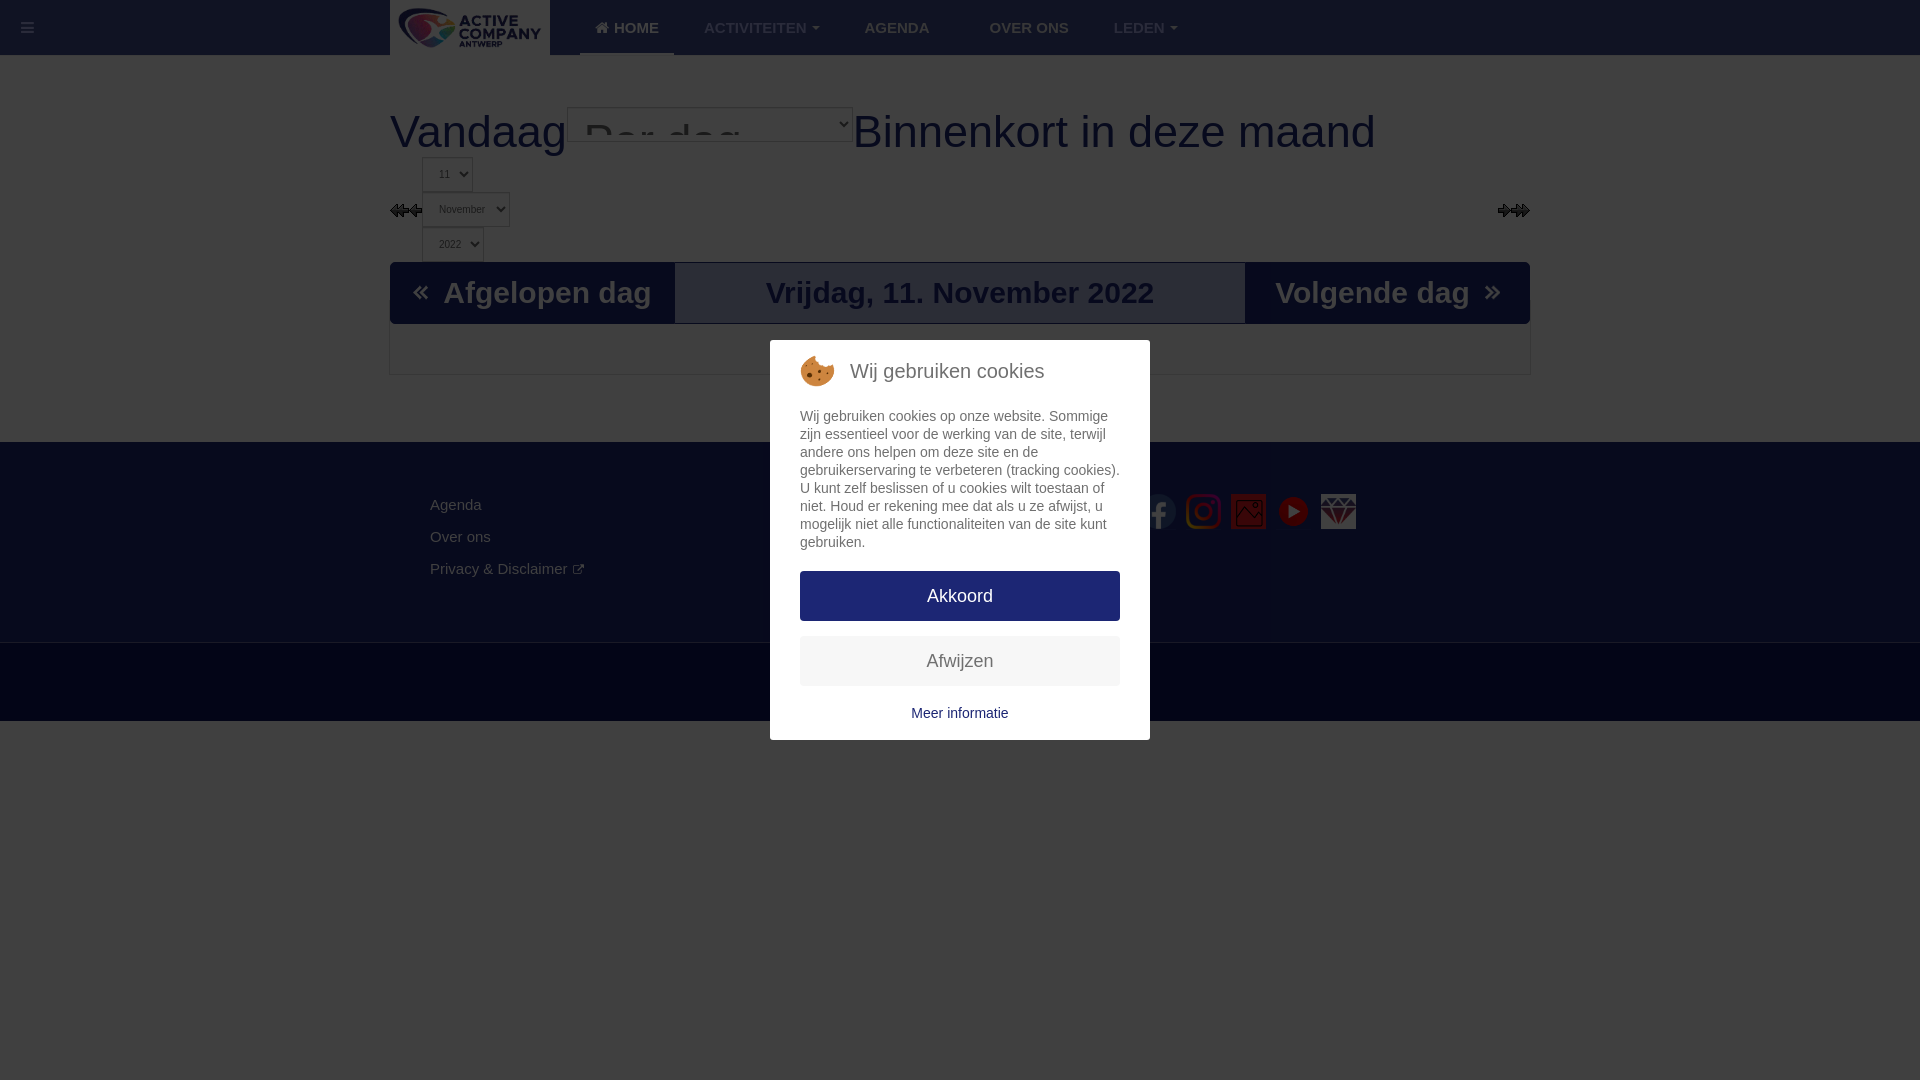  Describe the element at coordinates (1520, 208) in the screenshot. I see `'Volgende maand'` at that location.